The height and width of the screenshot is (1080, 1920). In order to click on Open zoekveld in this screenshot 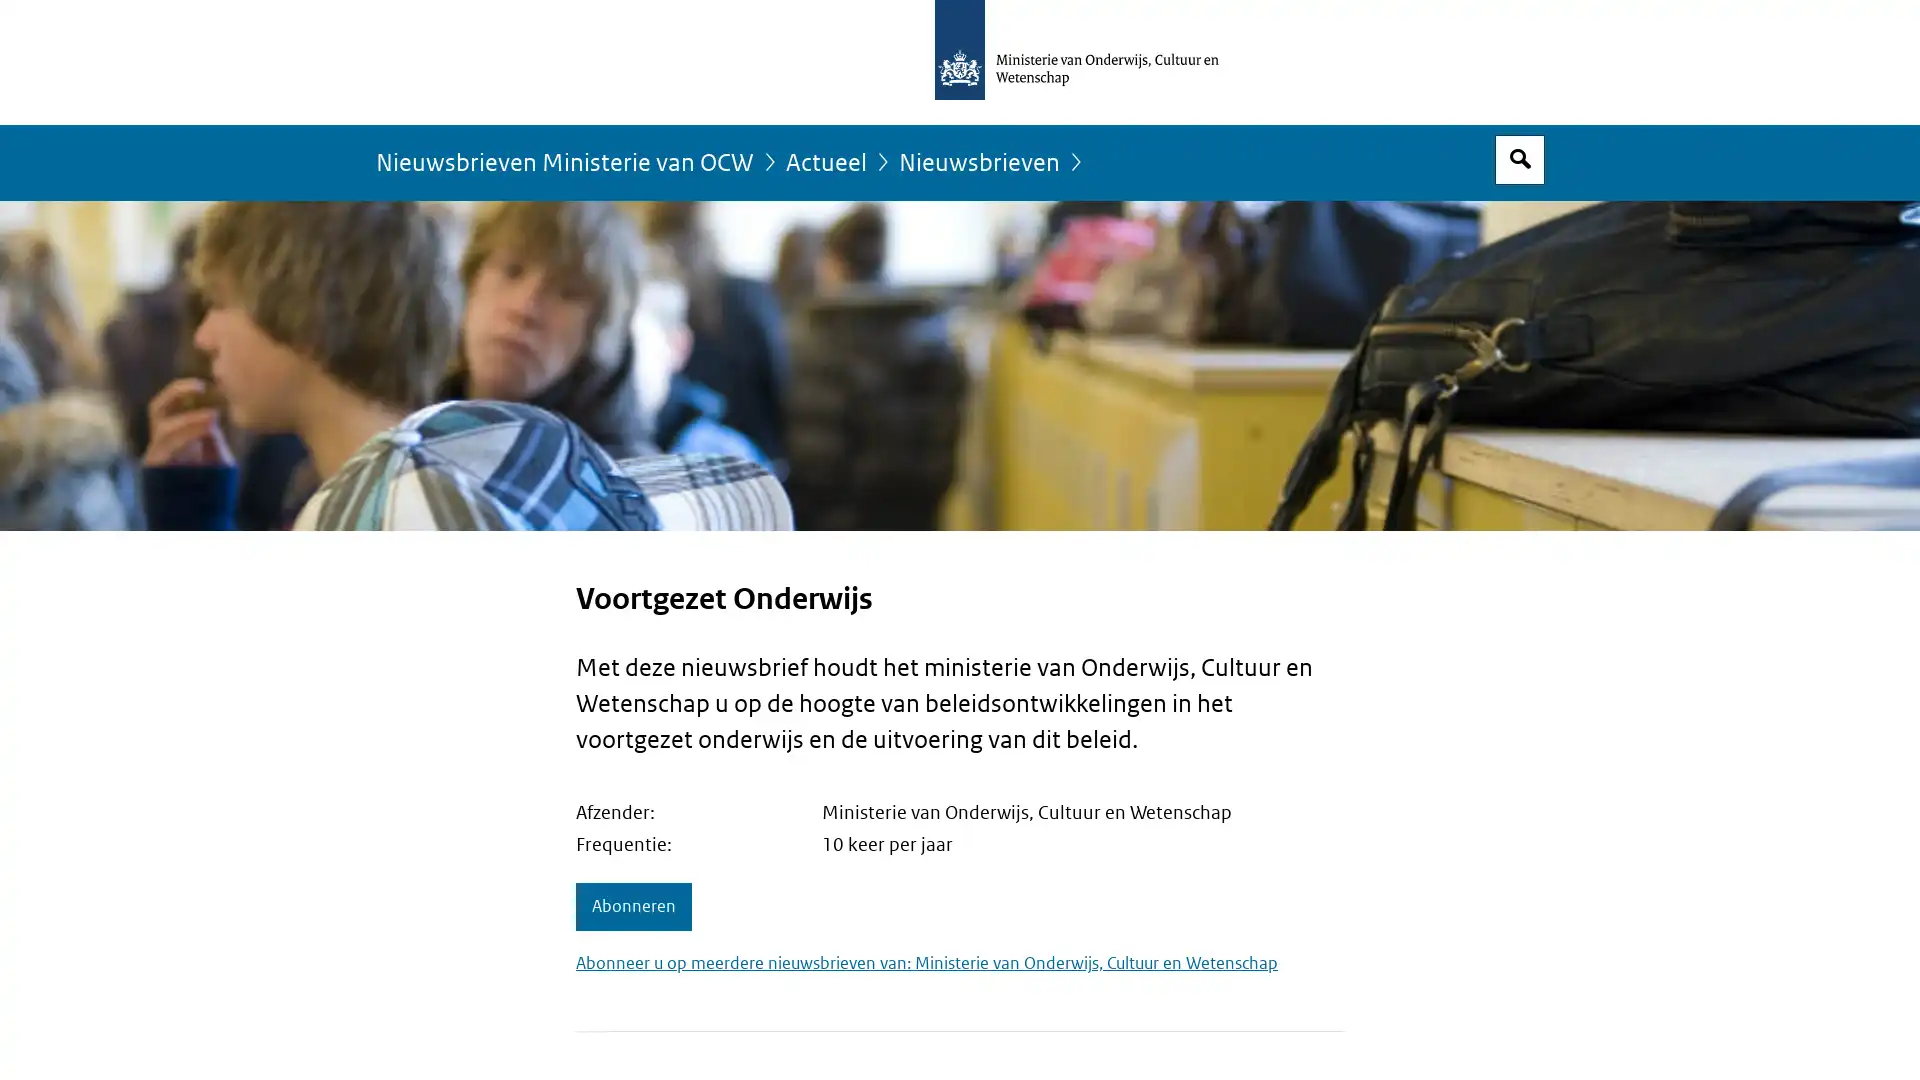, I will do `click(1520, 158)`.